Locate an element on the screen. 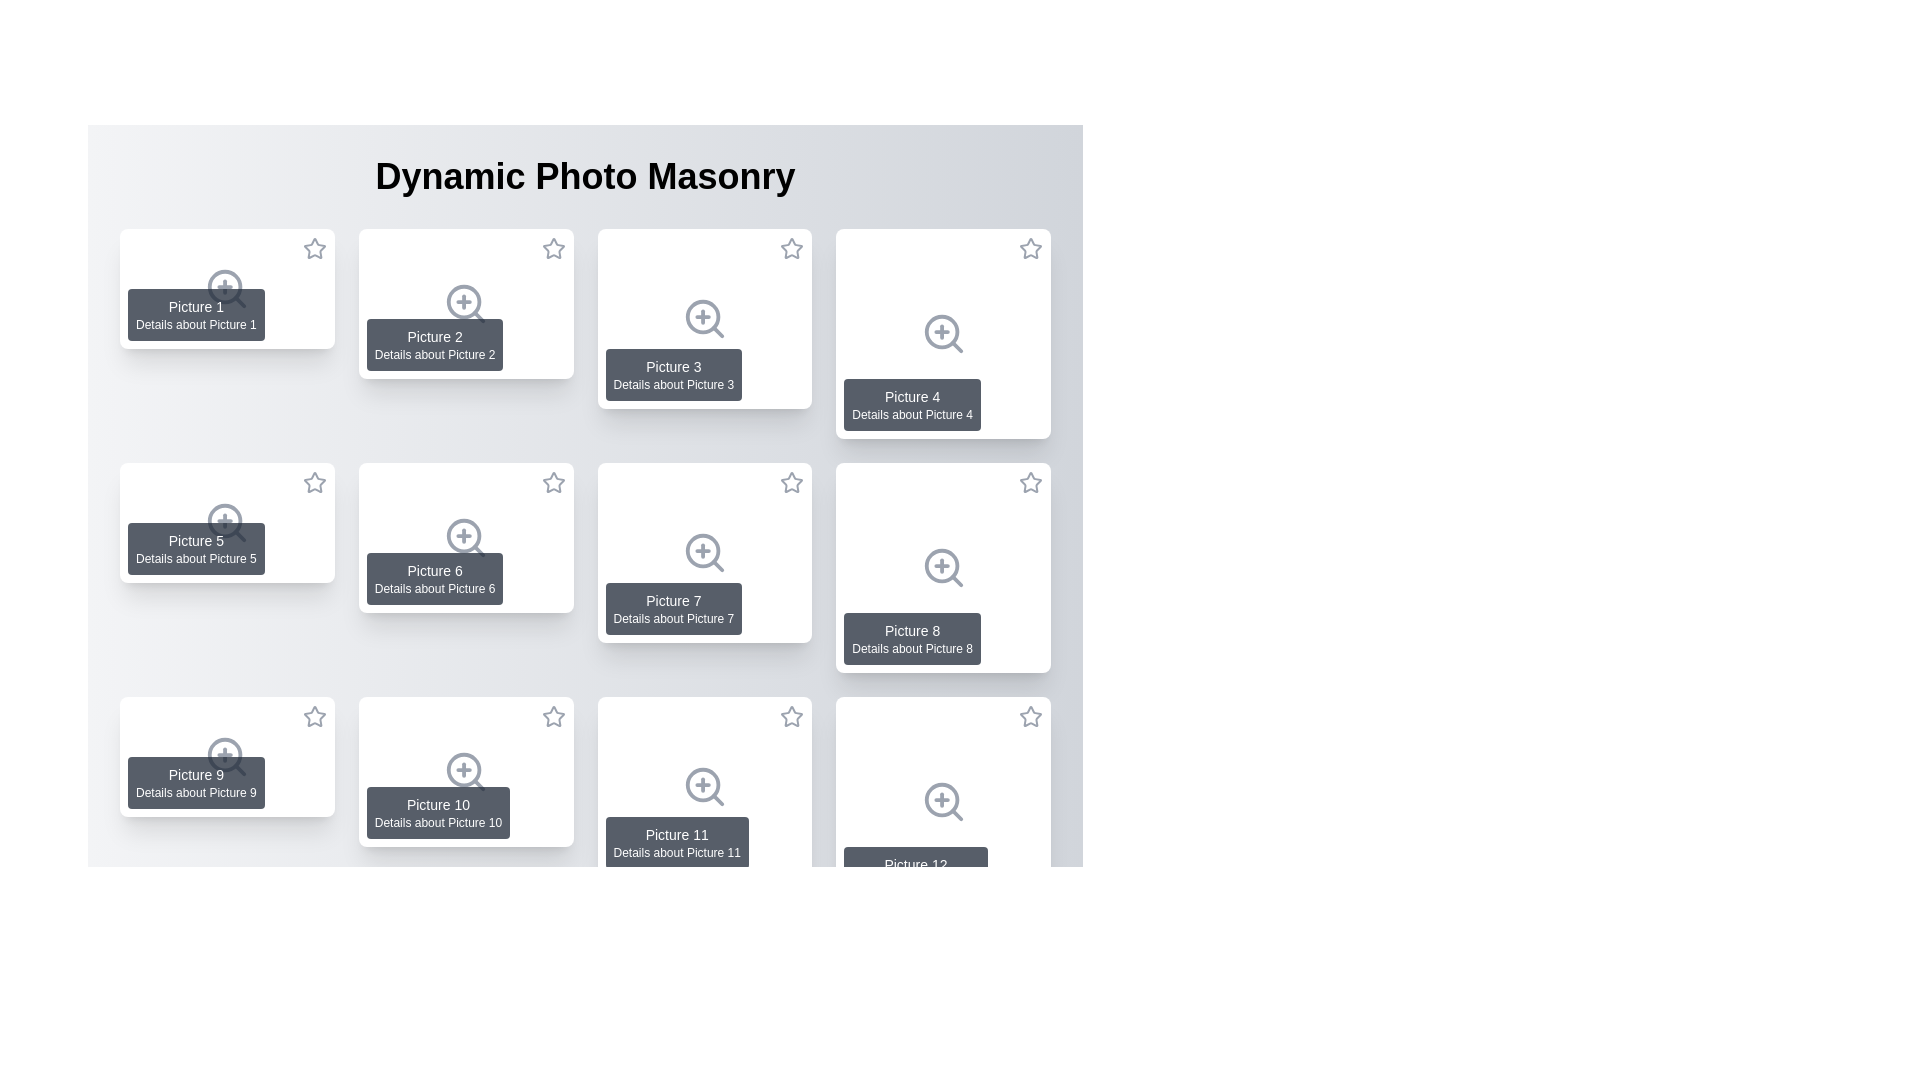 The image size is (1920, 1080). the text label displaying 'Picture 3' styled in white on a dark gray background, located in the bottom-left corner of the card labeled 'Picture 3' is located at coordinates (673, 366).